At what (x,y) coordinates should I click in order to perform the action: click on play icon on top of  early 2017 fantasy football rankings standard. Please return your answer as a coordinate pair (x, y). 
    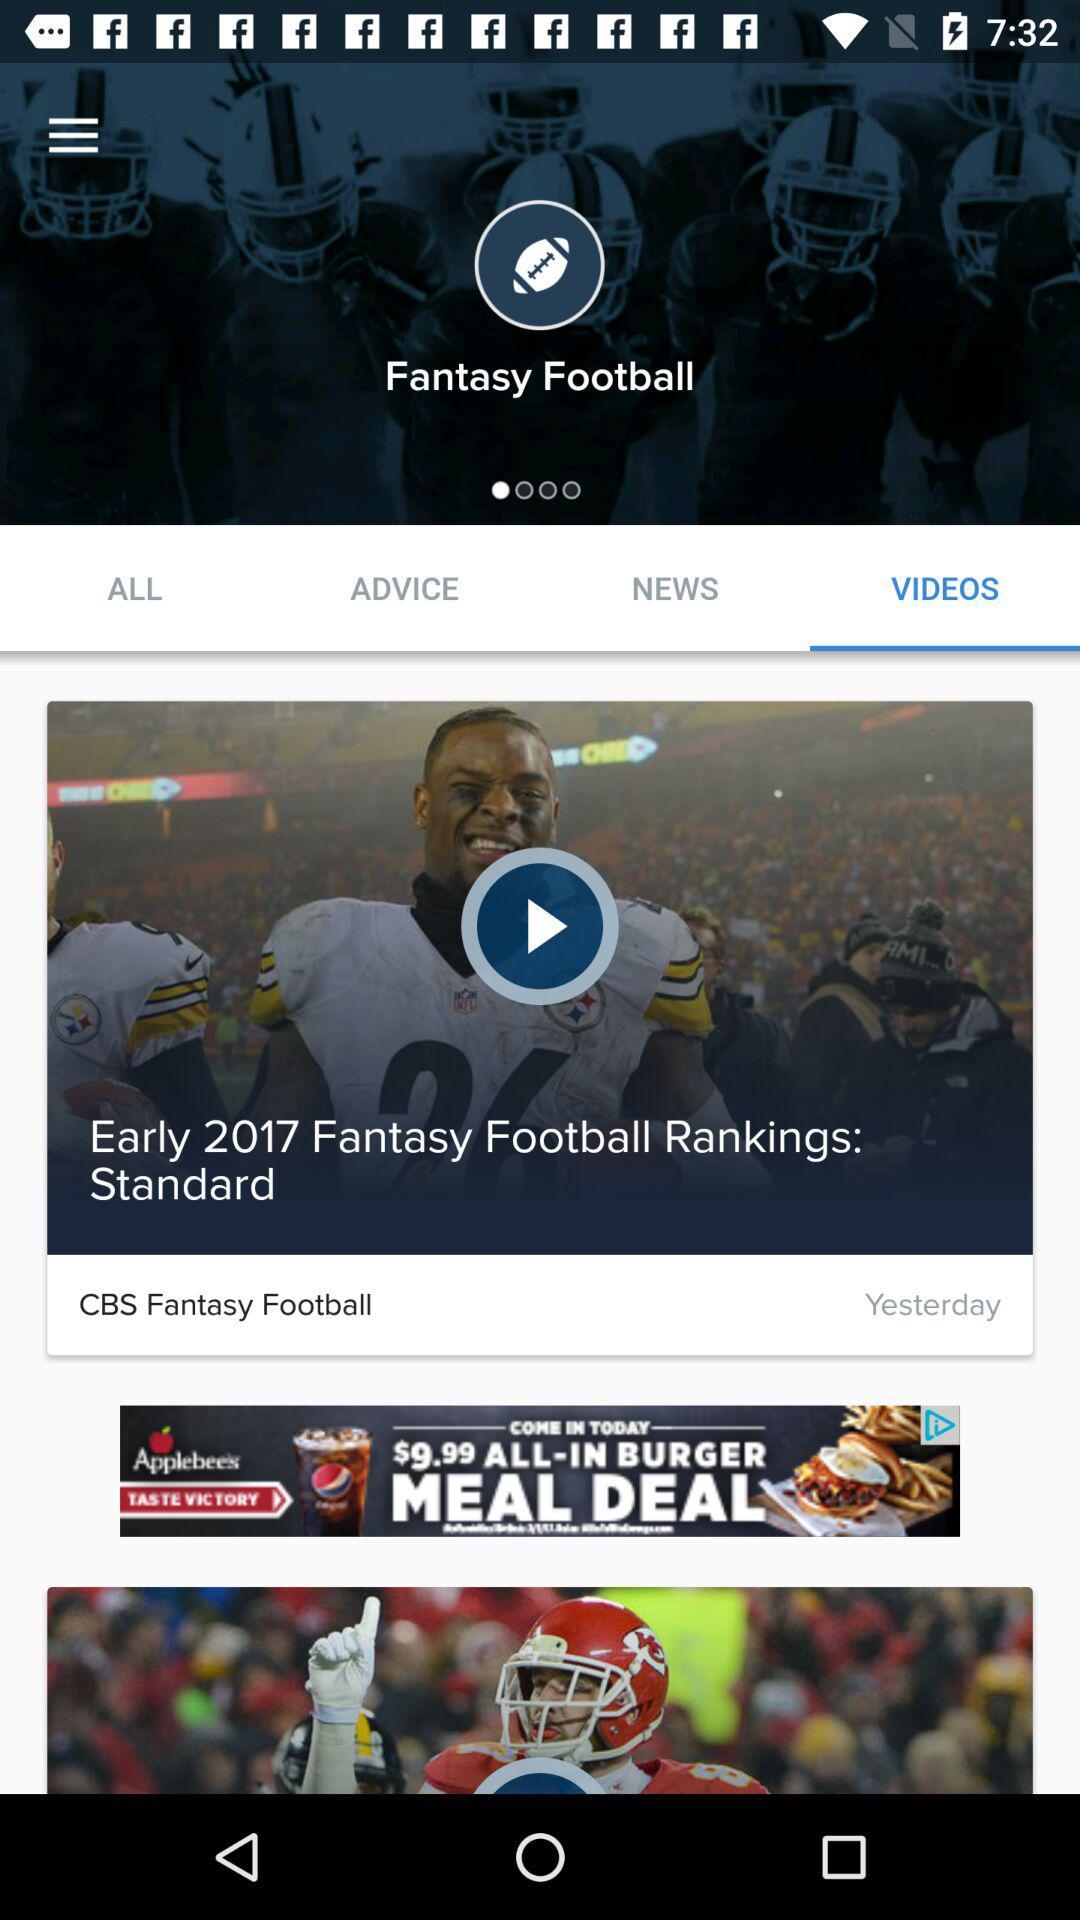
    Looking at the image, I should click on (540, 925).